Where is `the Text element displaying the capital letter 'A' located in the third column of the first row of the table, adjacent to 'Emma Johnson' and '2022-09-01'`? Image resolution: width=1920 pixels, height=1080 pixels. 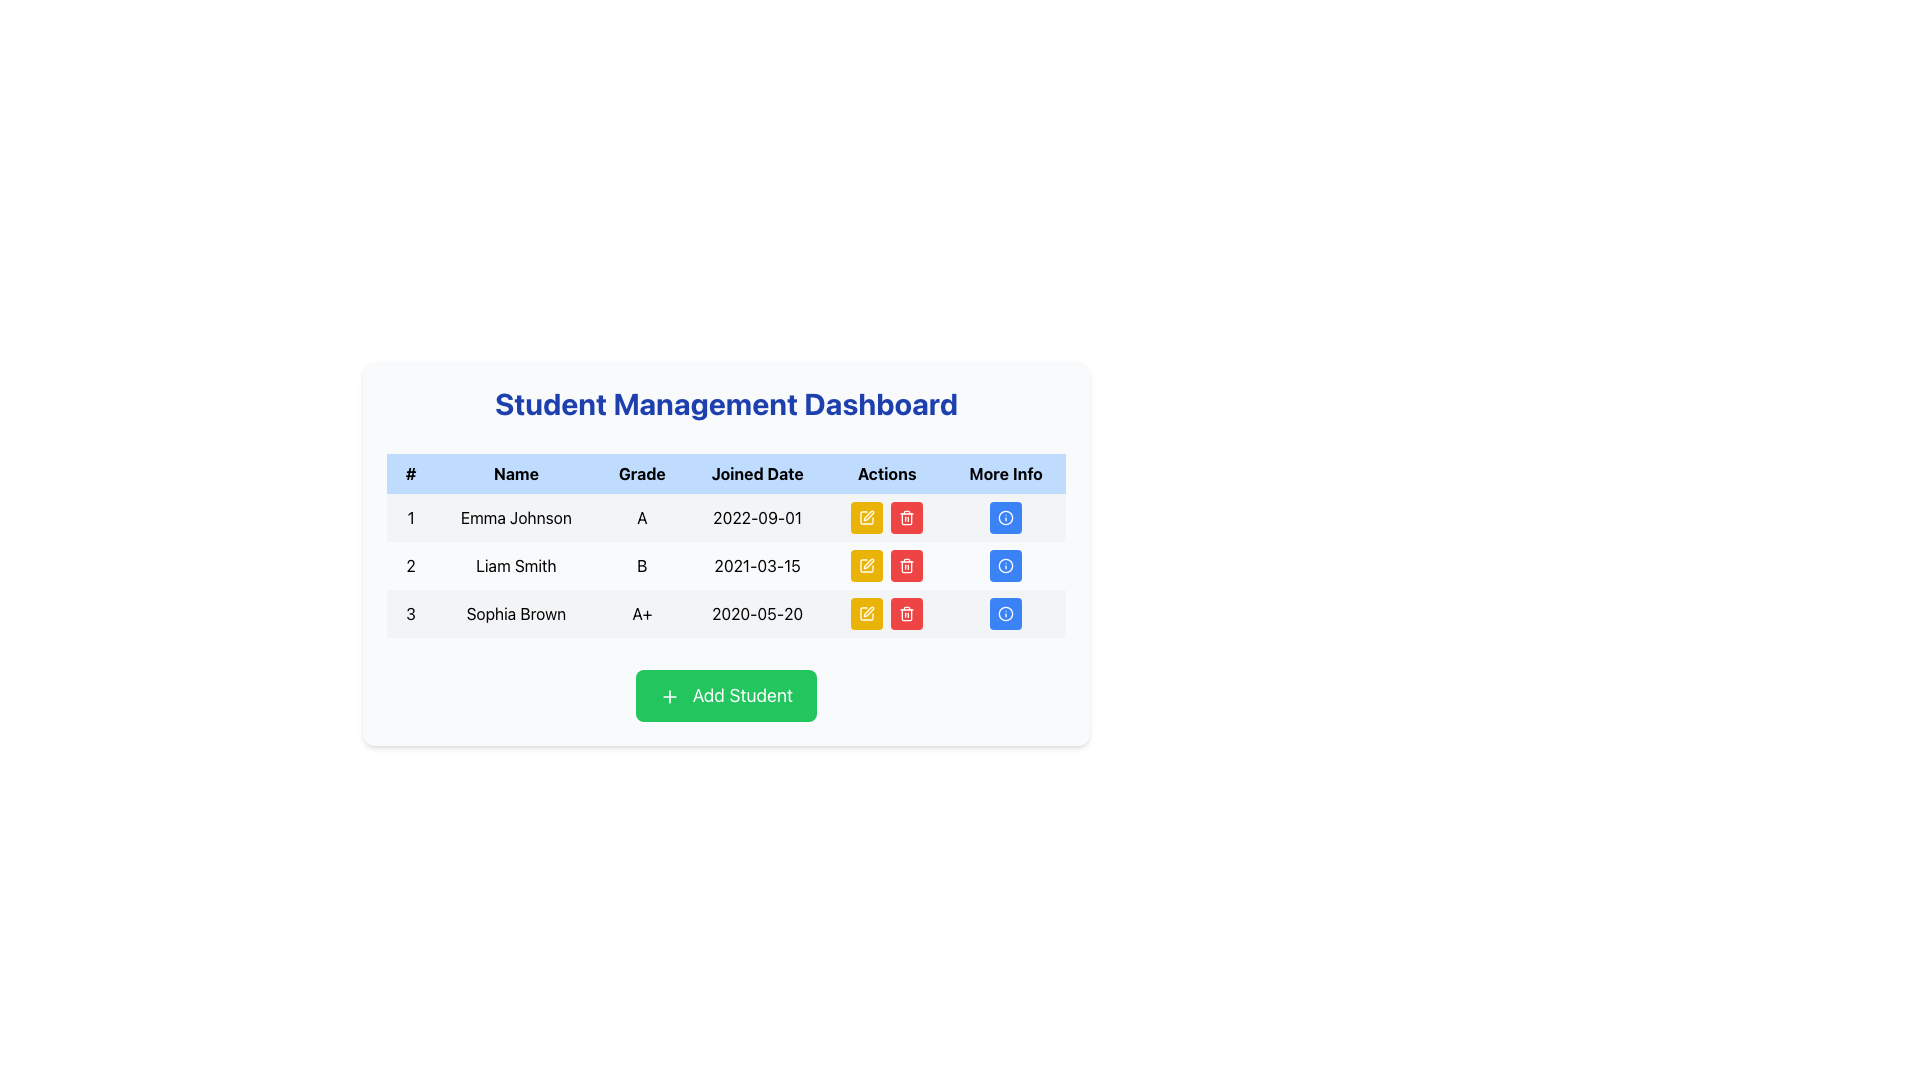
the Text element displaying the capital letter 'A' located in the third column of the first row of the table, adjacent to 'Emma Johnson' and '2022-09-01' is located at coordinates (642, 516).